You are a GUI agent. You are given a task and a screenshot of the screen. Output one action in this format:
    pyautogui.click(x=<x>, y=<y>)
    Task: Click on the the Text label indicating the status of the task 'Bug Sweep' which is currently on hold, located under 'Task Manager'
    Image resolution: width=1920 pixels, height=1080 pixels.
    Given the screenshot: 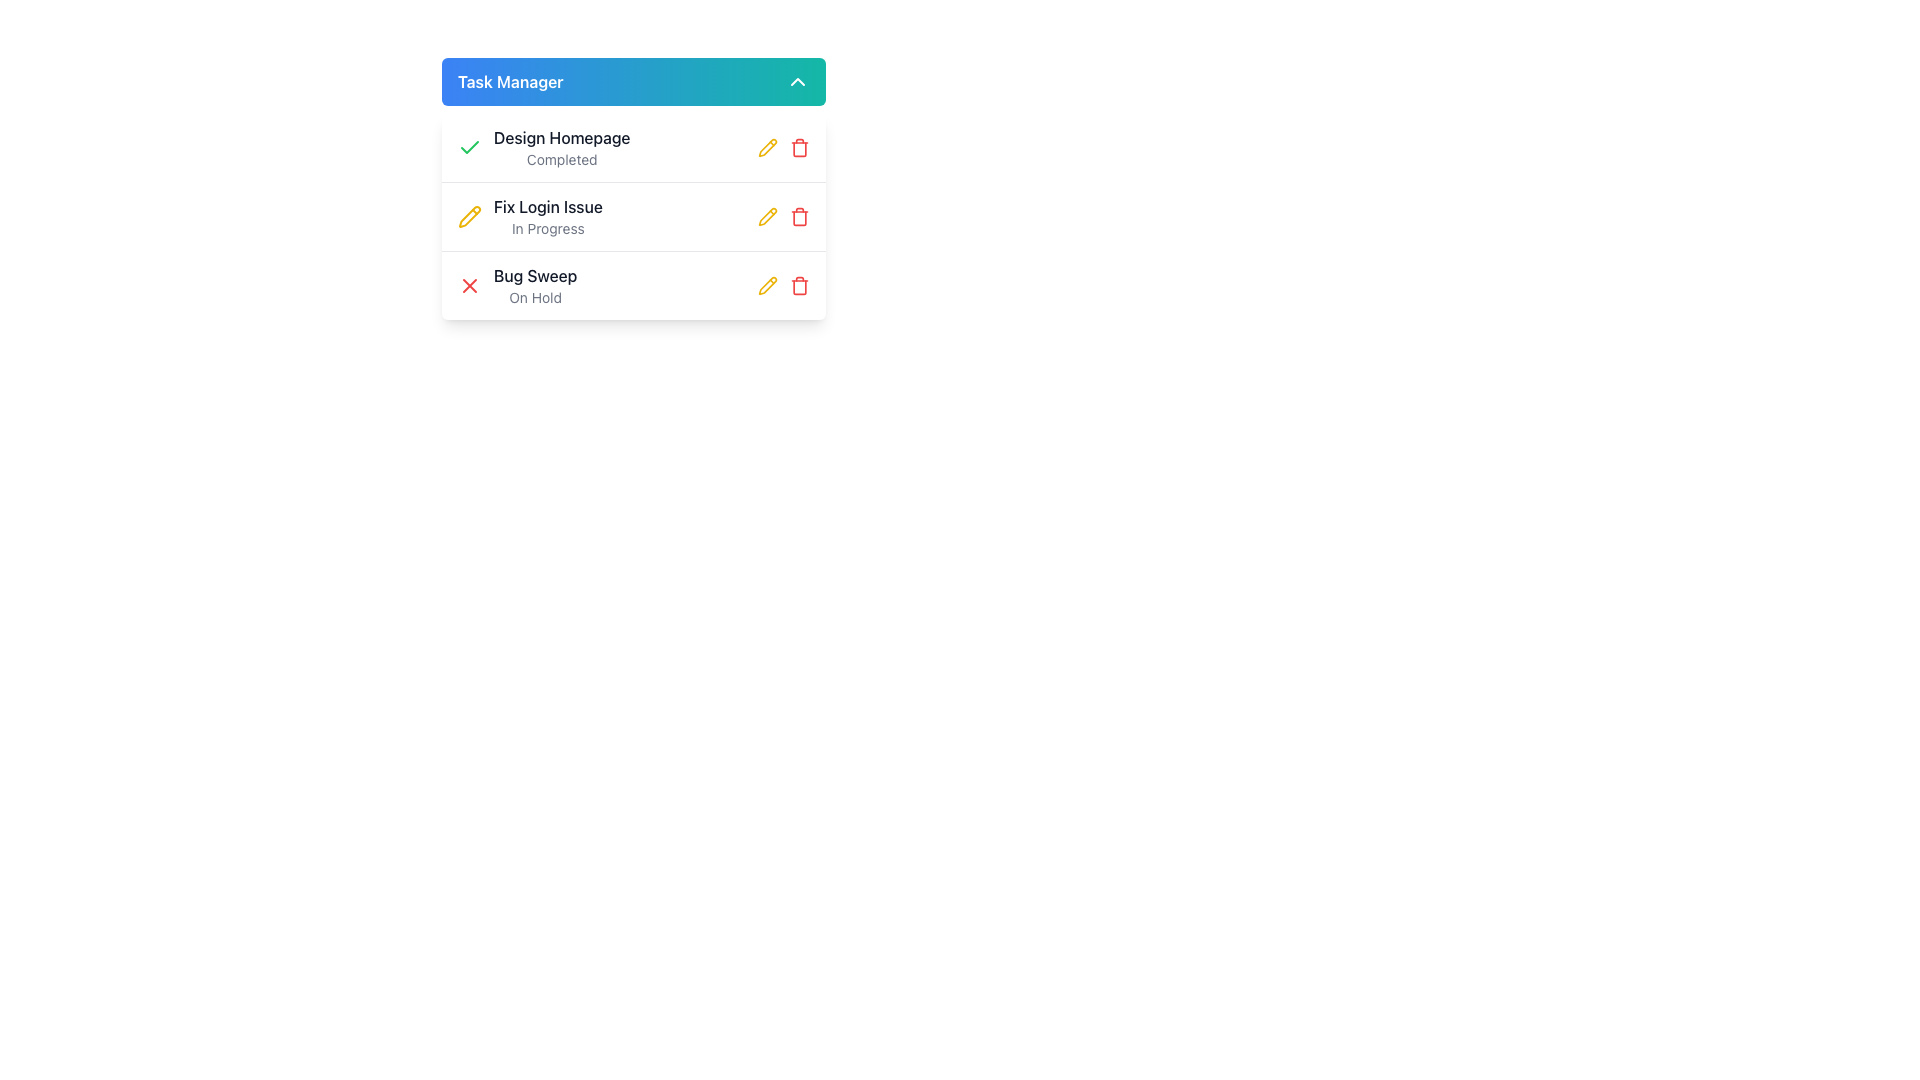 What is the action you would take?
    pyautogui.click(x=517, y=285)
    